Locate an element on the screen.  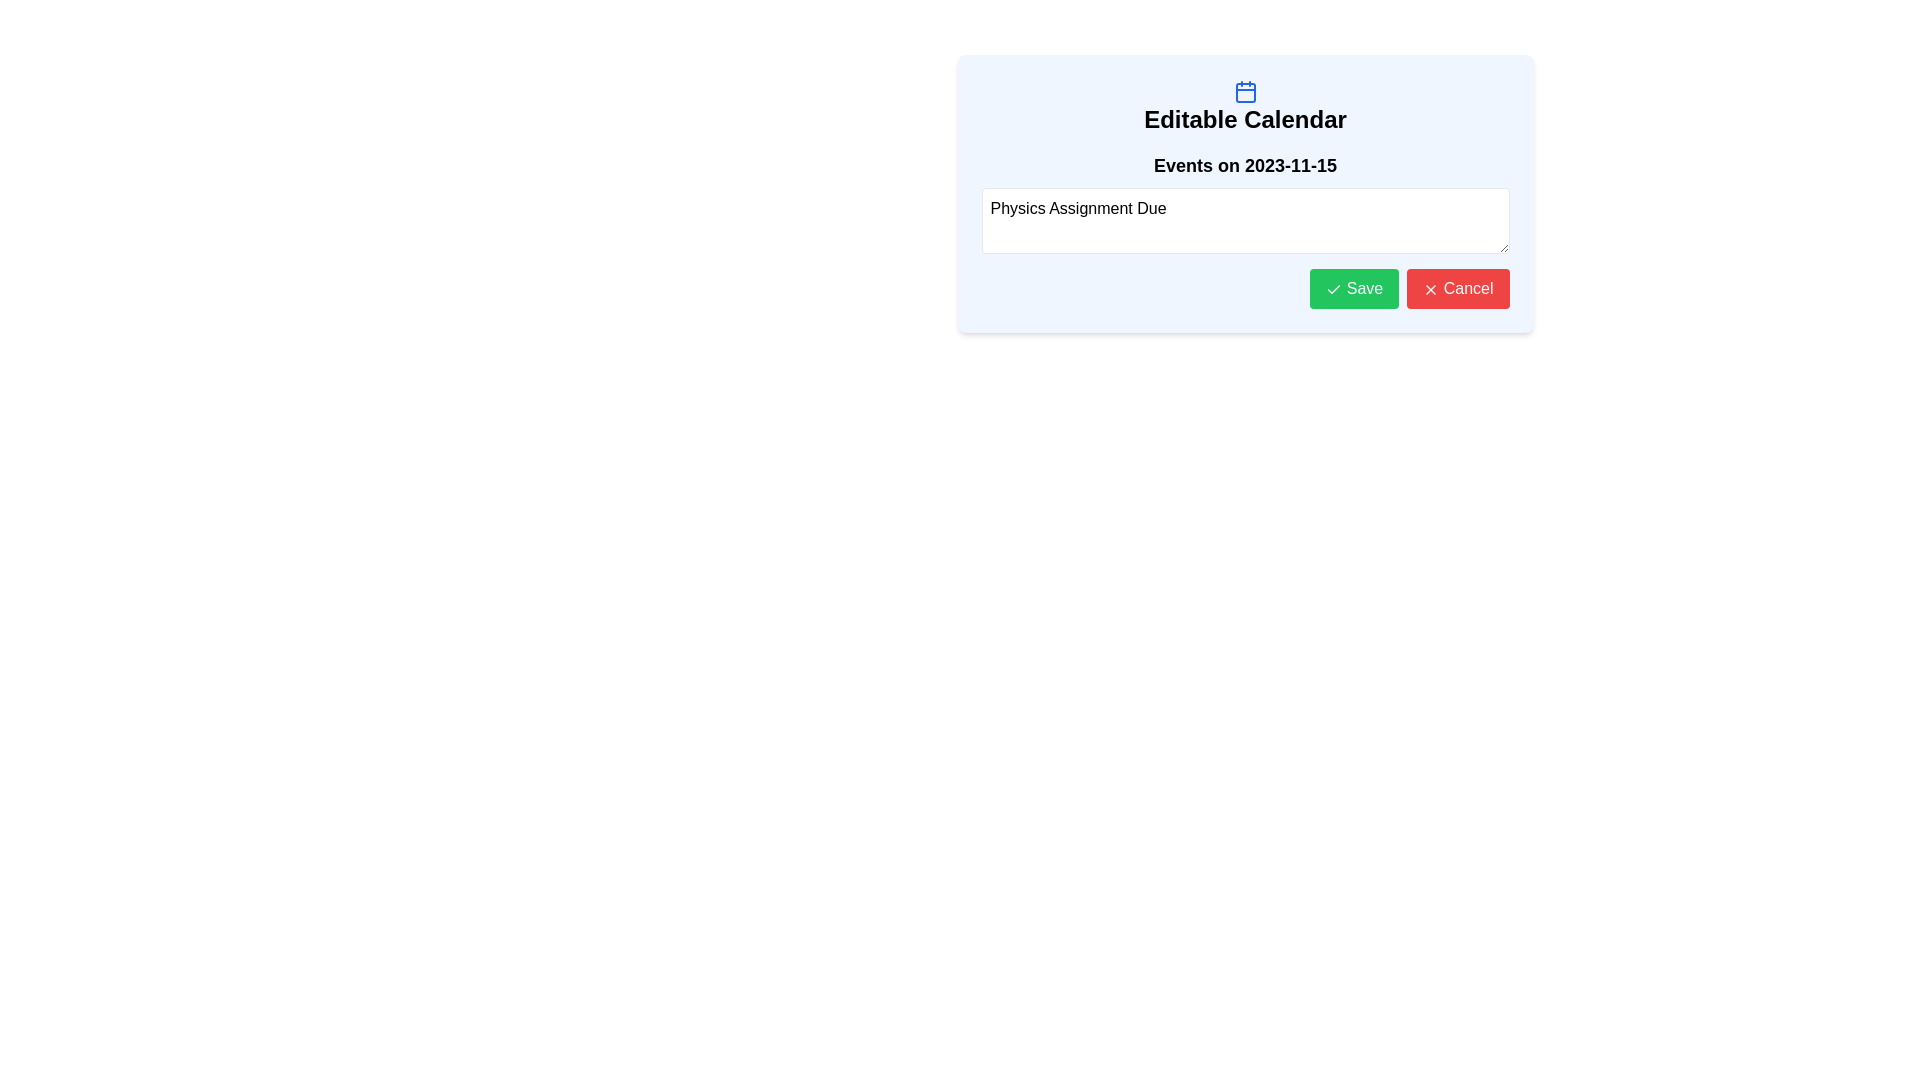
the 'Save' button located at the bottom of the editable calendar interface is located at coordinates (1354, 288).